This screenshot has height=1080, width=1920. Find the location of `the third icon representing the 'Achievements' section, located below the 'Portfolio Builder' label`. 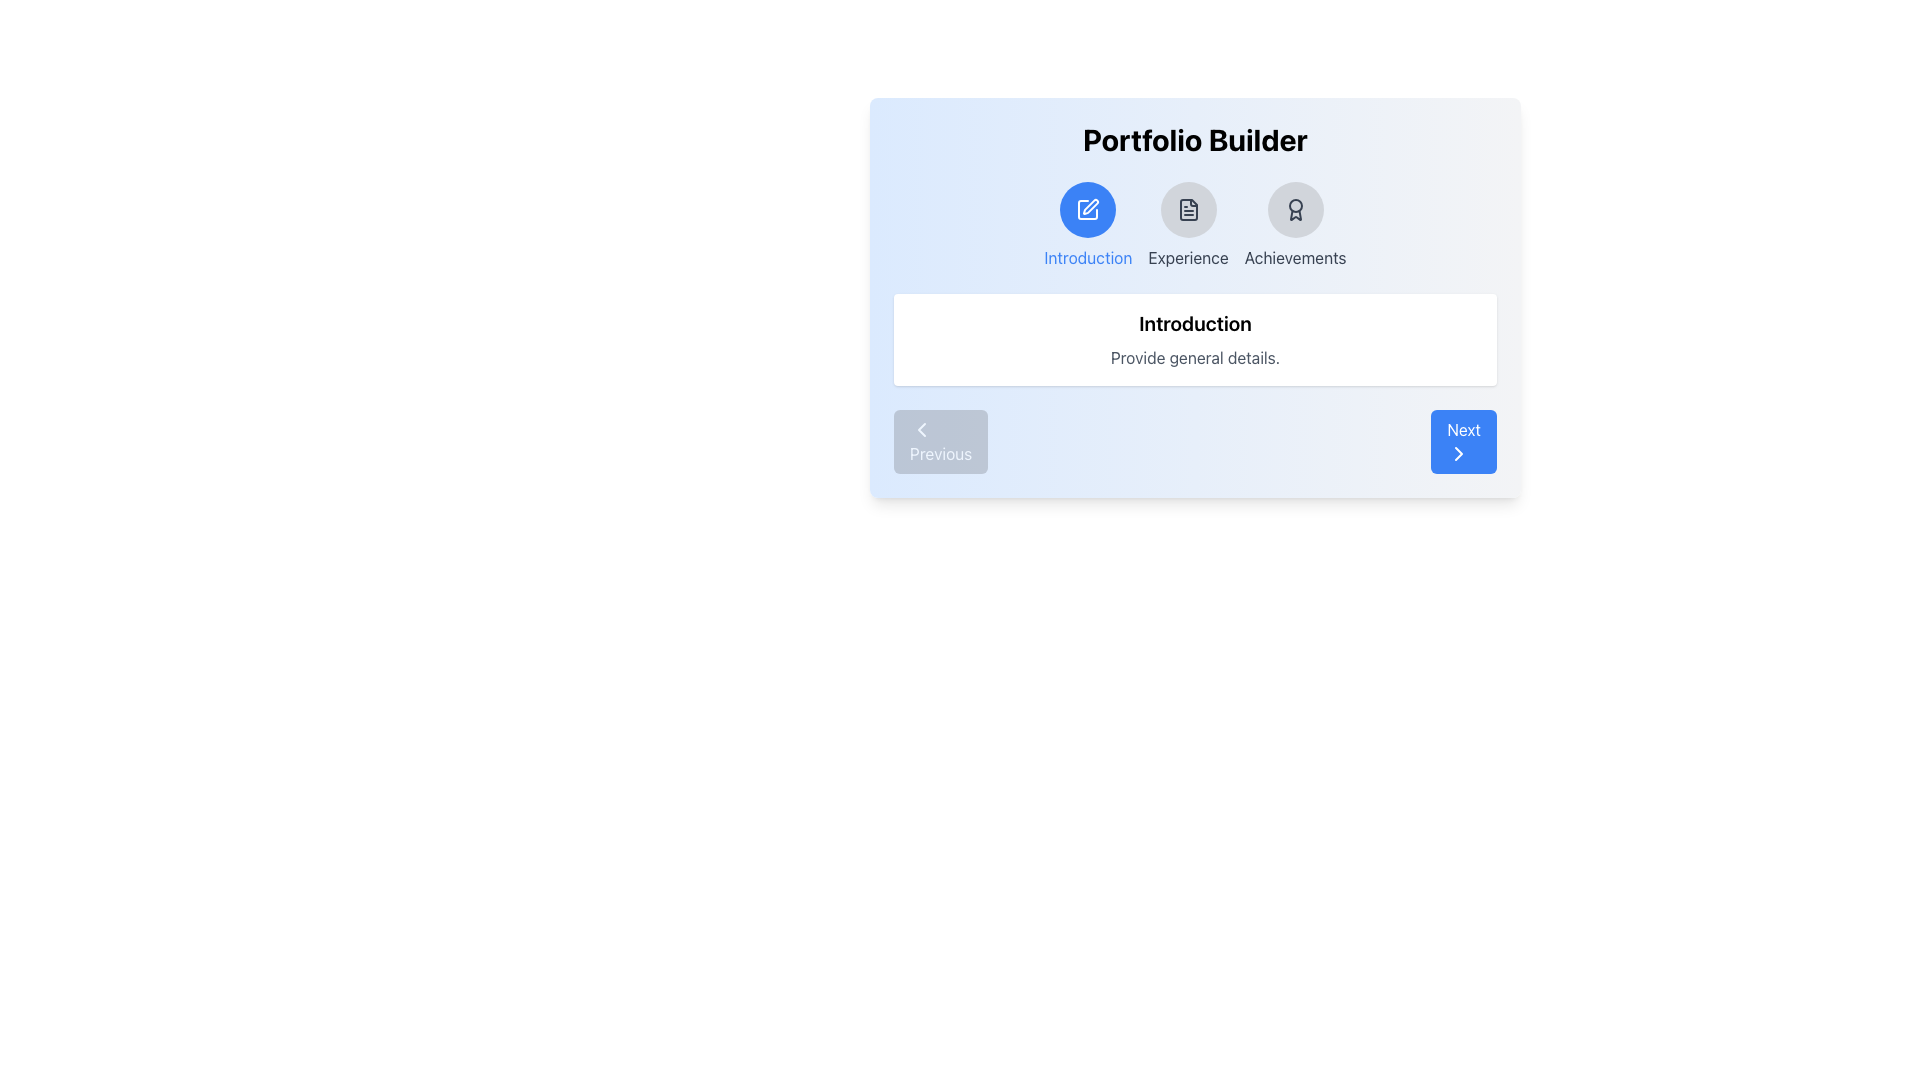

the third icon representing the 'Achievements' section, located below the 'Portfolio Builder' label is located at coordinates (1295, 209).